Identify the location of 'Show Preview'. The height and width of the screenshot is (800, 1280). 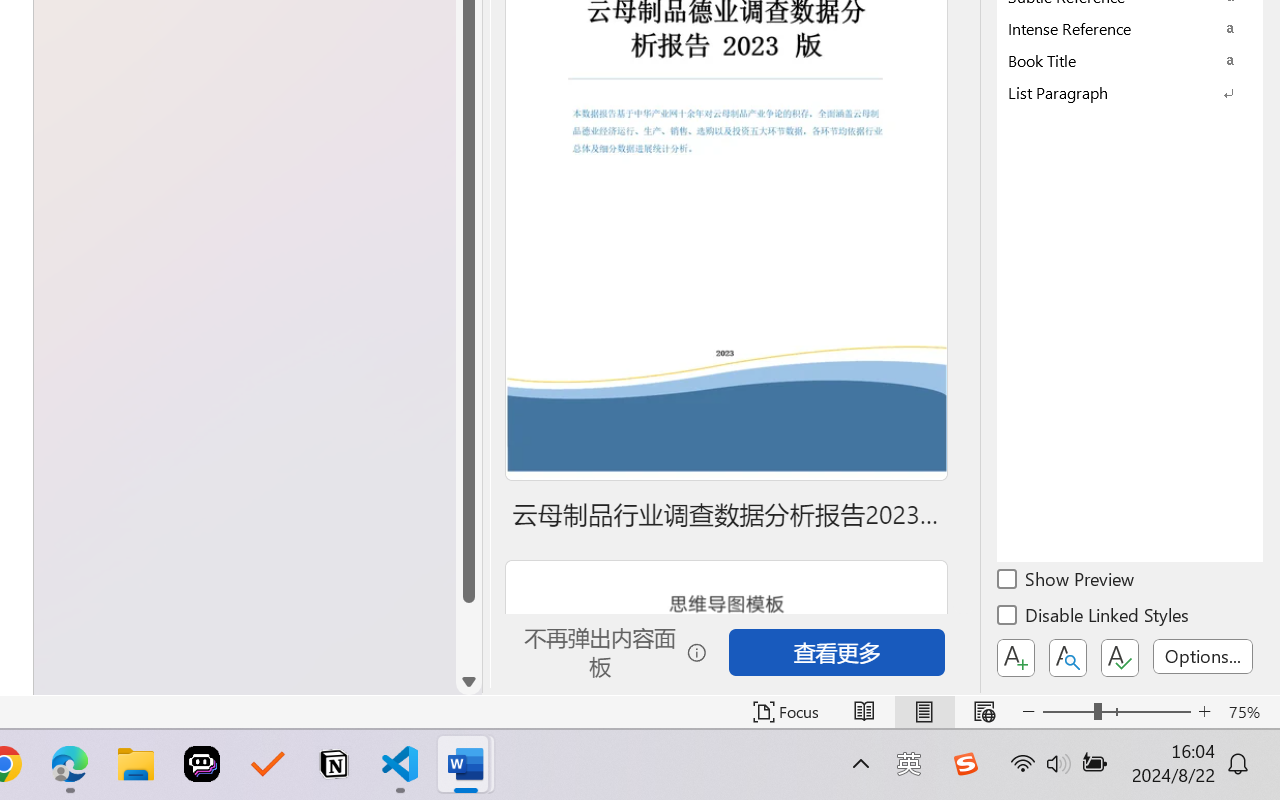
(1066, 581).